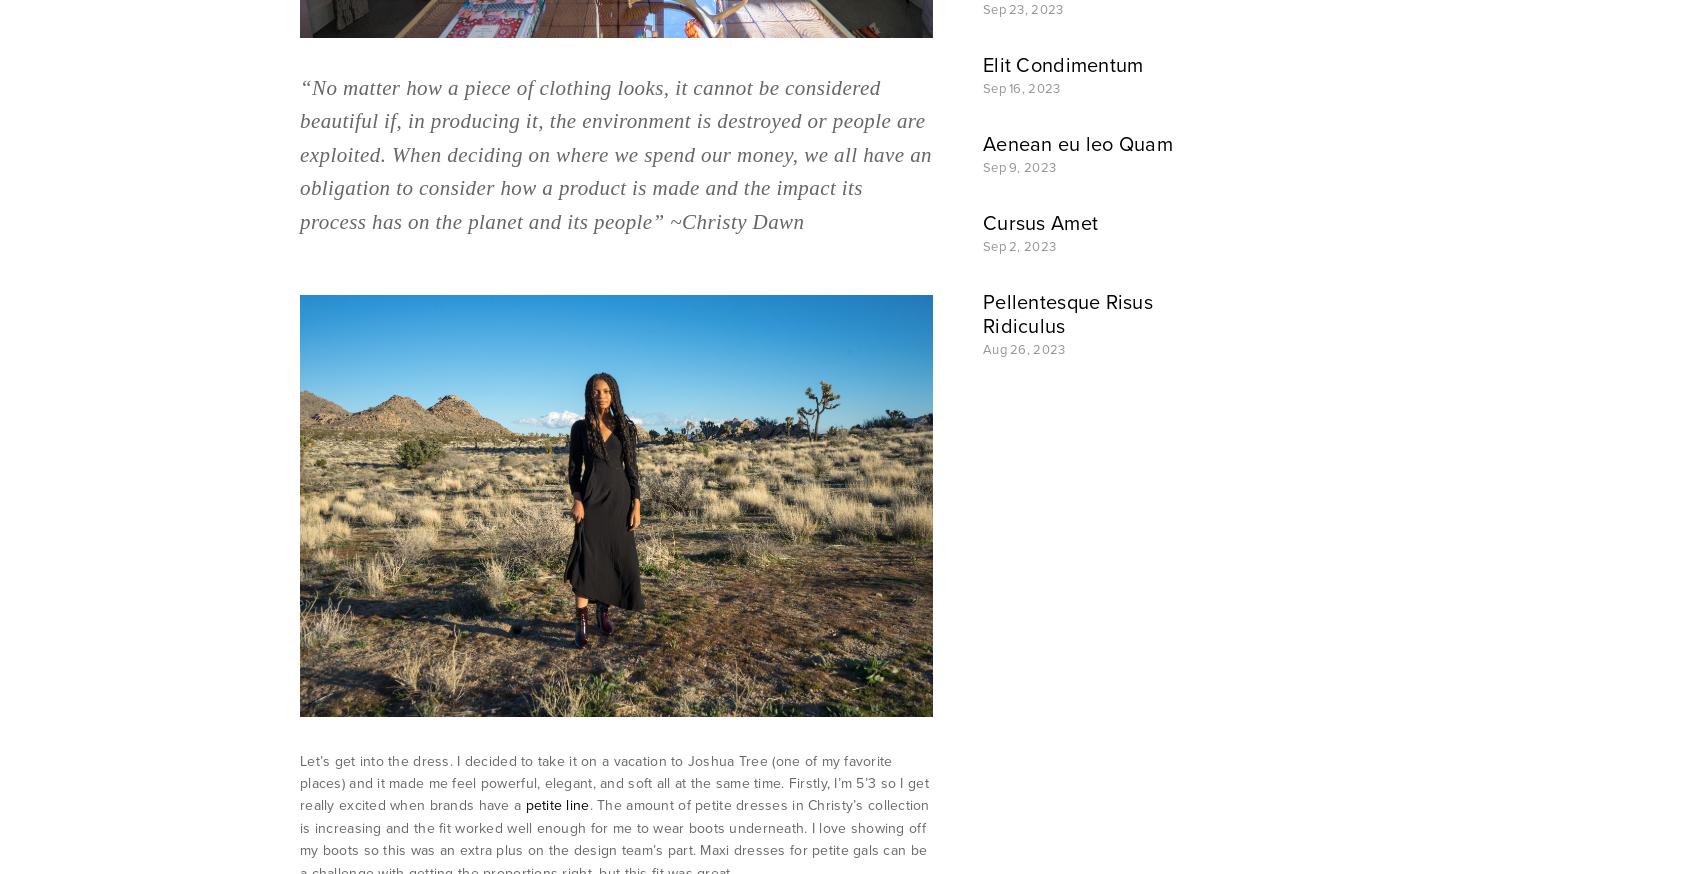 The image size is (1701, 874). Describe the element at coordinates (1019, 246) in the screenshot. I see `'Sep 2, 2023'` at that location.